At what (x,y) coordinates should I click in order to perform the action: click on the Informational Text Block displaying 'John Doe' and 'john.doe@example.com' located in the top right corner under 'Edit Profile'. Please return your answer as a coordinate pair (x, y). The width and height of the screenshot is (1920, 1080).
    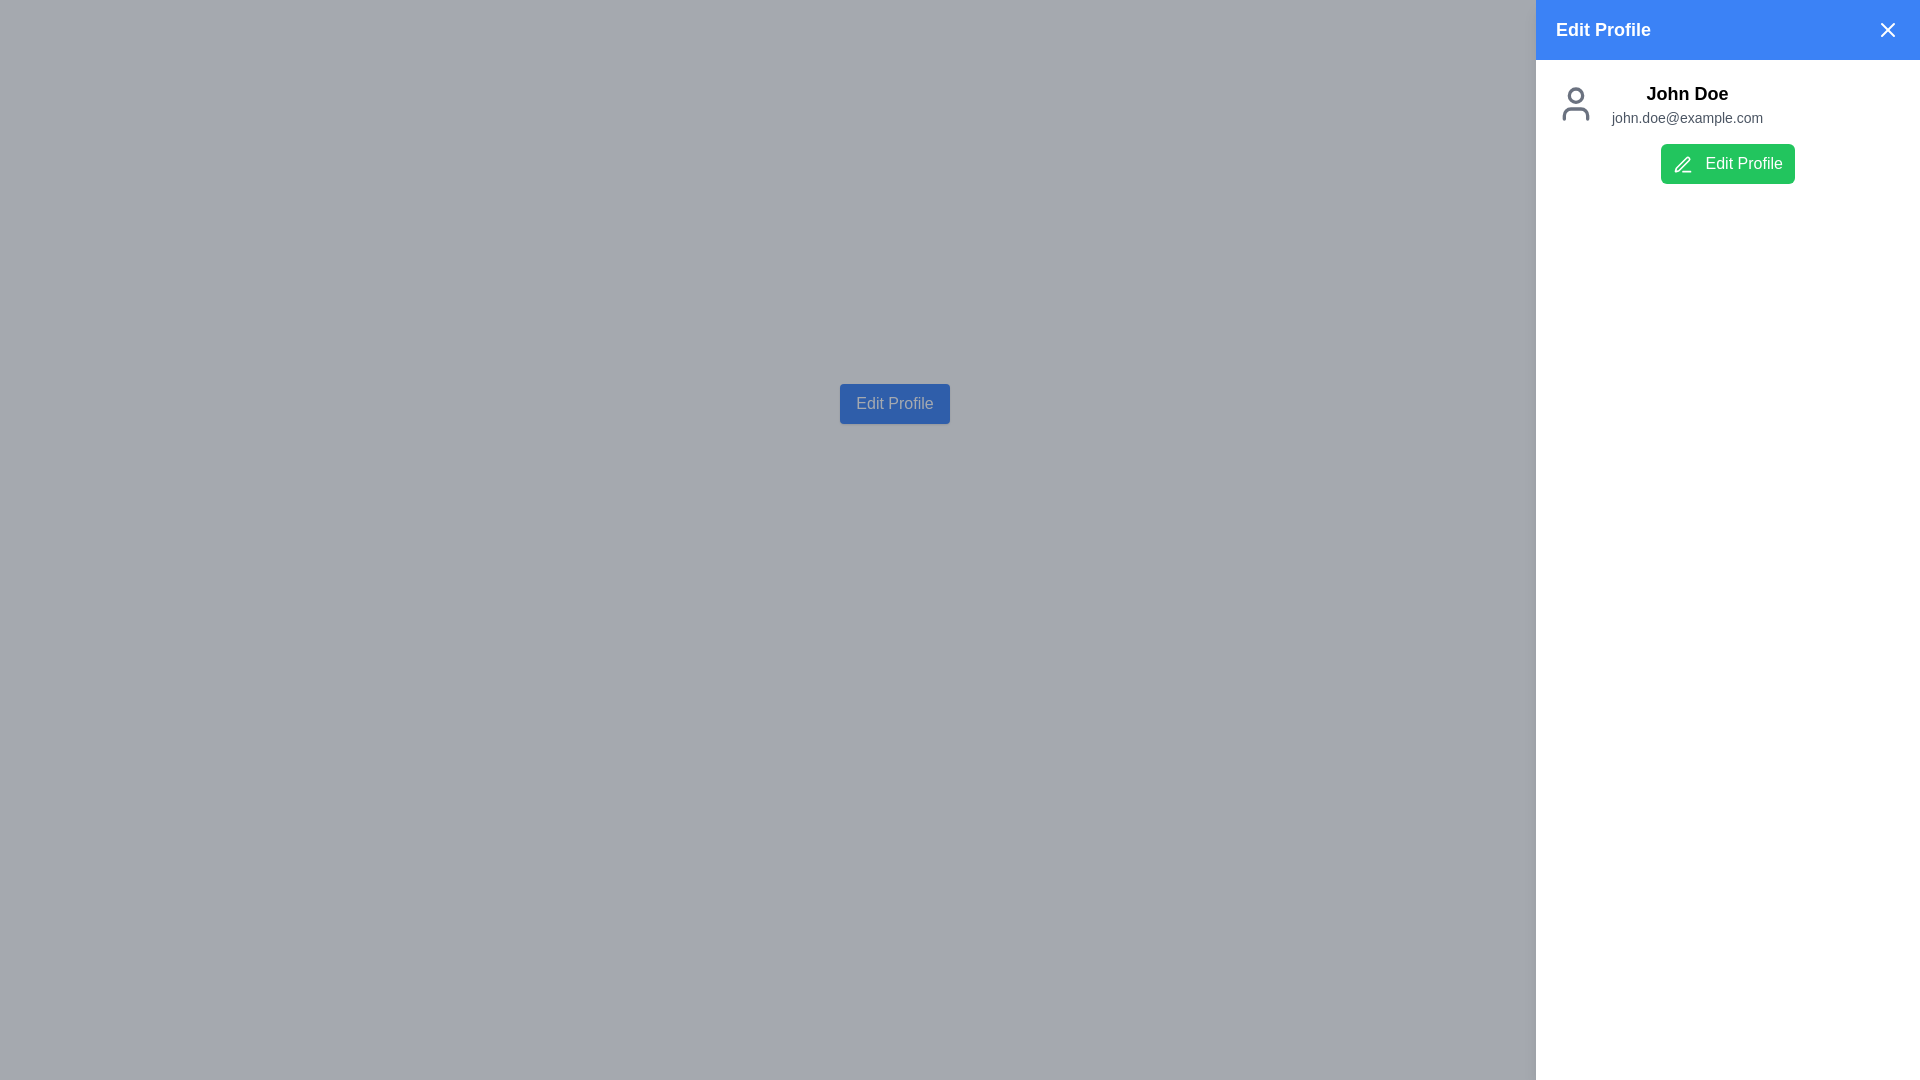
    Looking at the image, I should click on (1686, 104).